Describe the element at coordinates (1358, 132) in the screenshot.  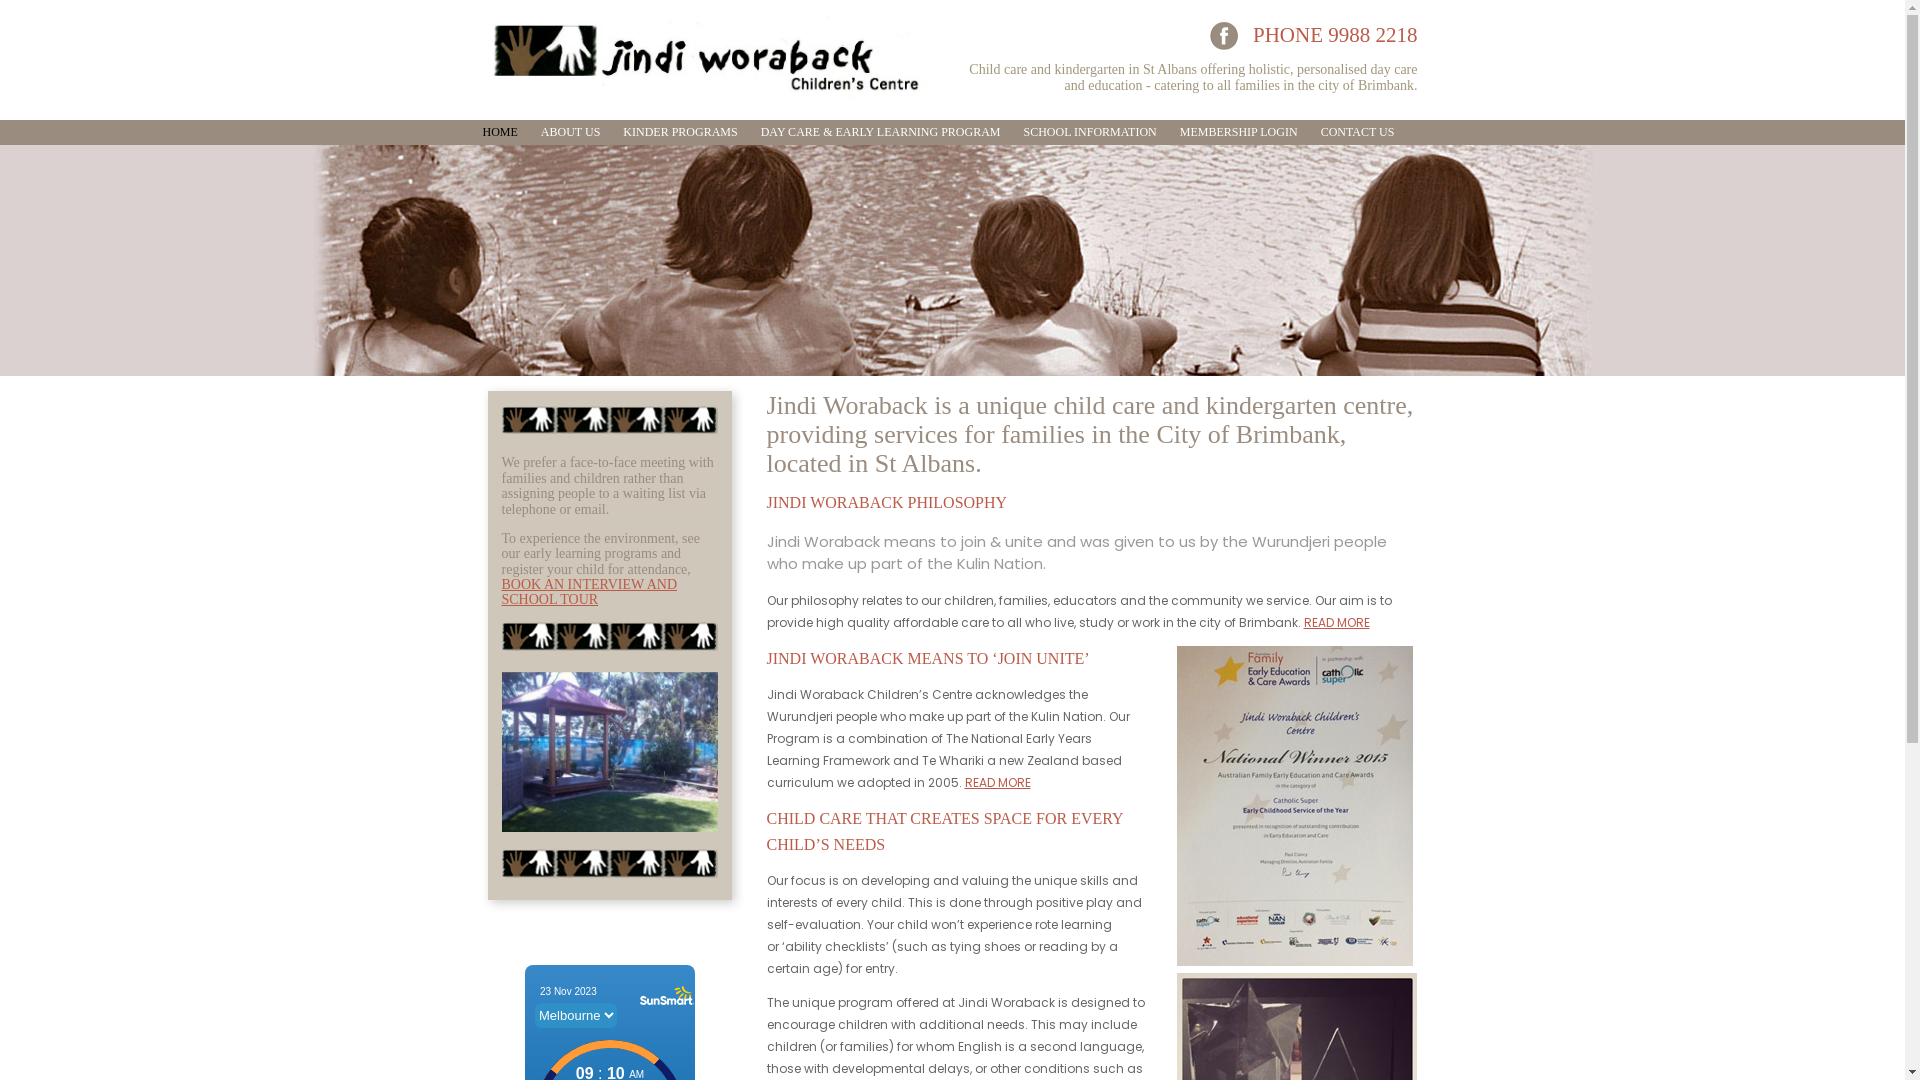
I see `'CONTACT US'` at that location.